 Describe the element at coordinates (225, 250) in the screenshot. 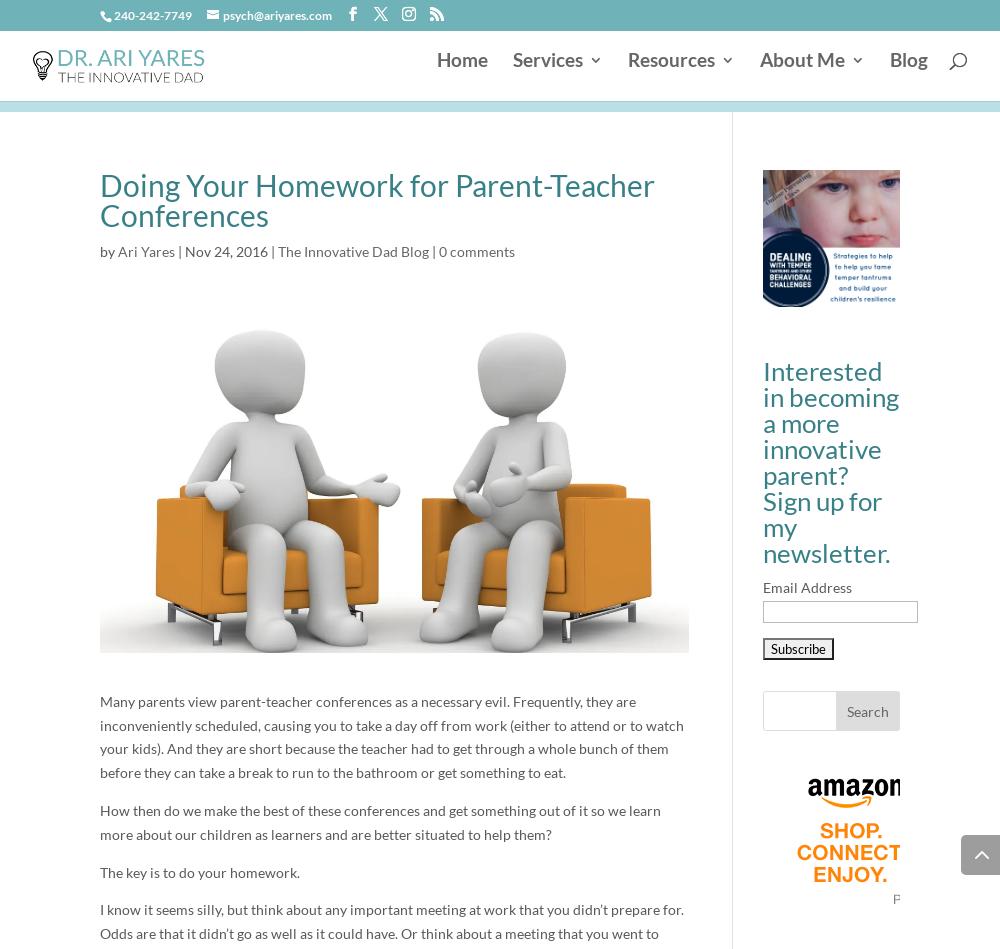

I see `'Nov 24, 2016'` at that location.